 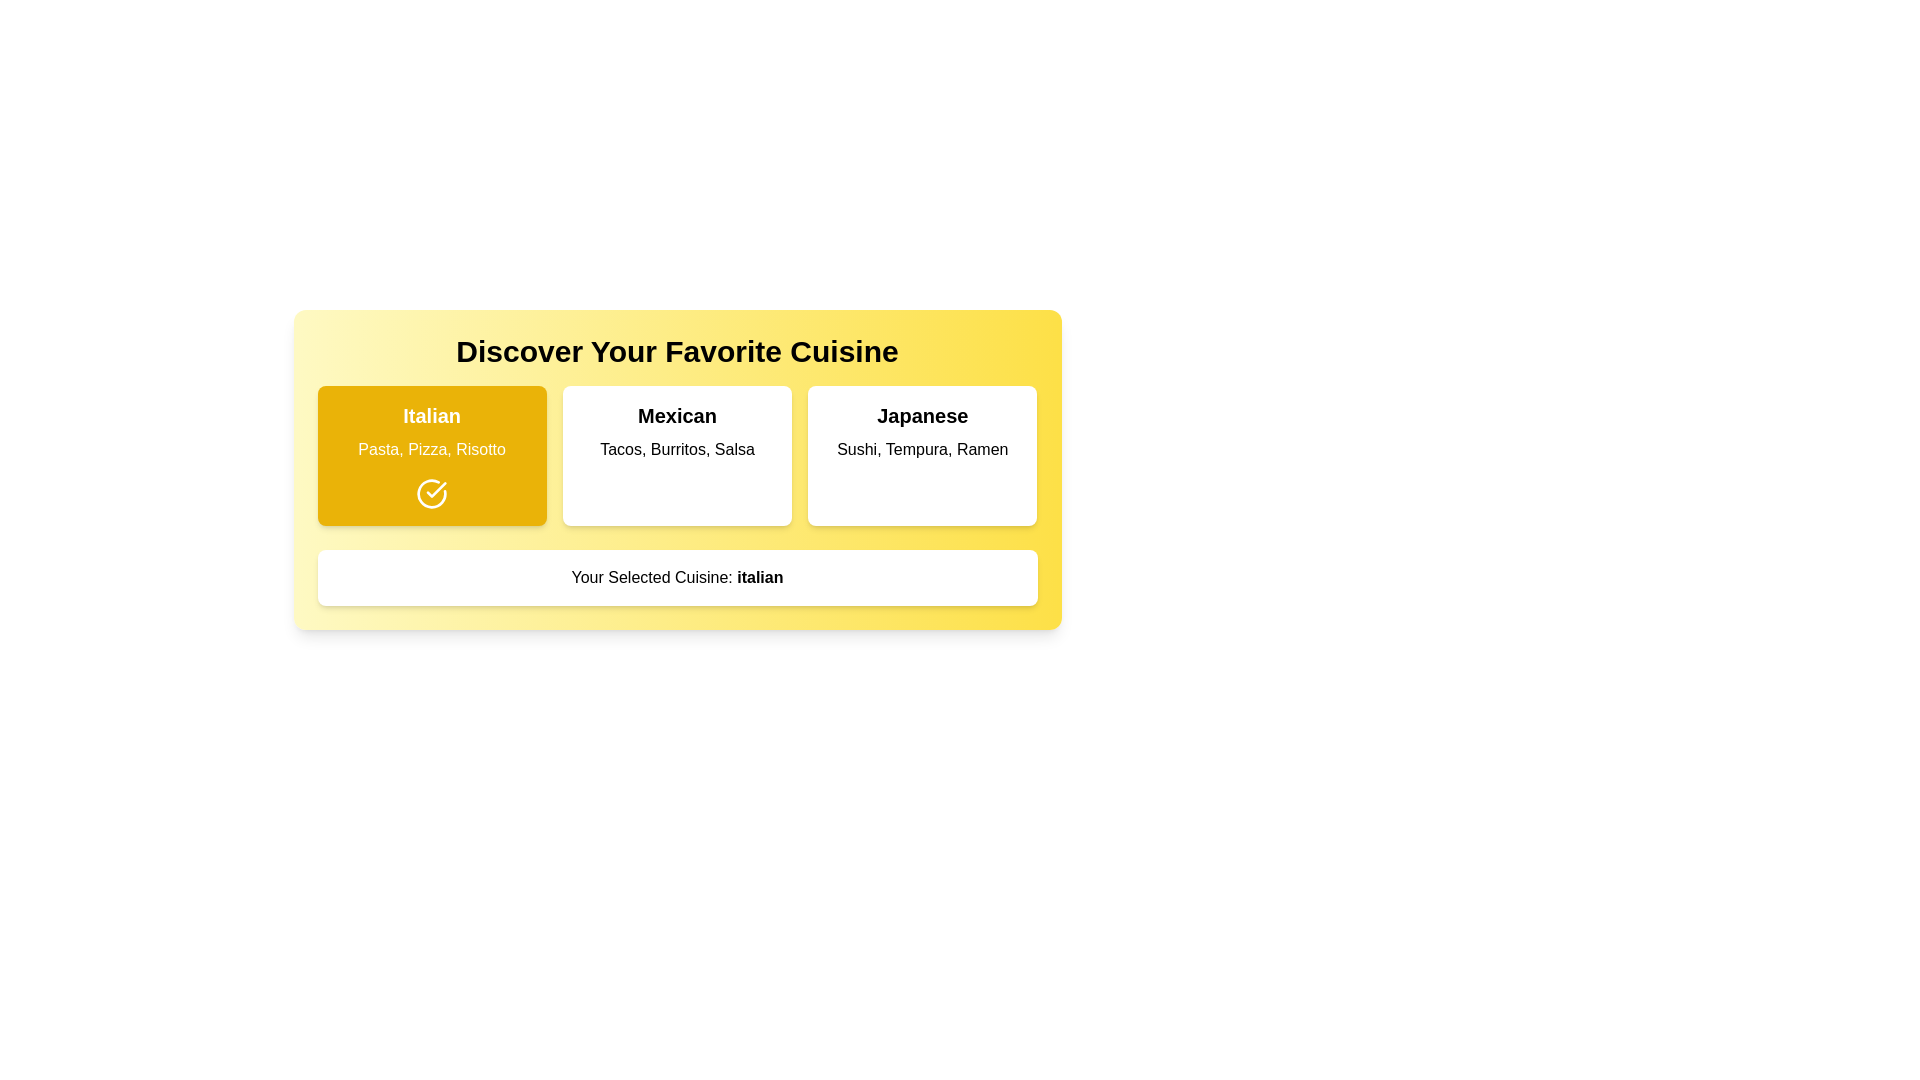 What do you see at coordinates (677, 578) in the screenshot?
I see `displayed text in the horizontal text box with rounded corners that shows 'Your Selected Cuisine: italian'` at bounding box center [677, 578].